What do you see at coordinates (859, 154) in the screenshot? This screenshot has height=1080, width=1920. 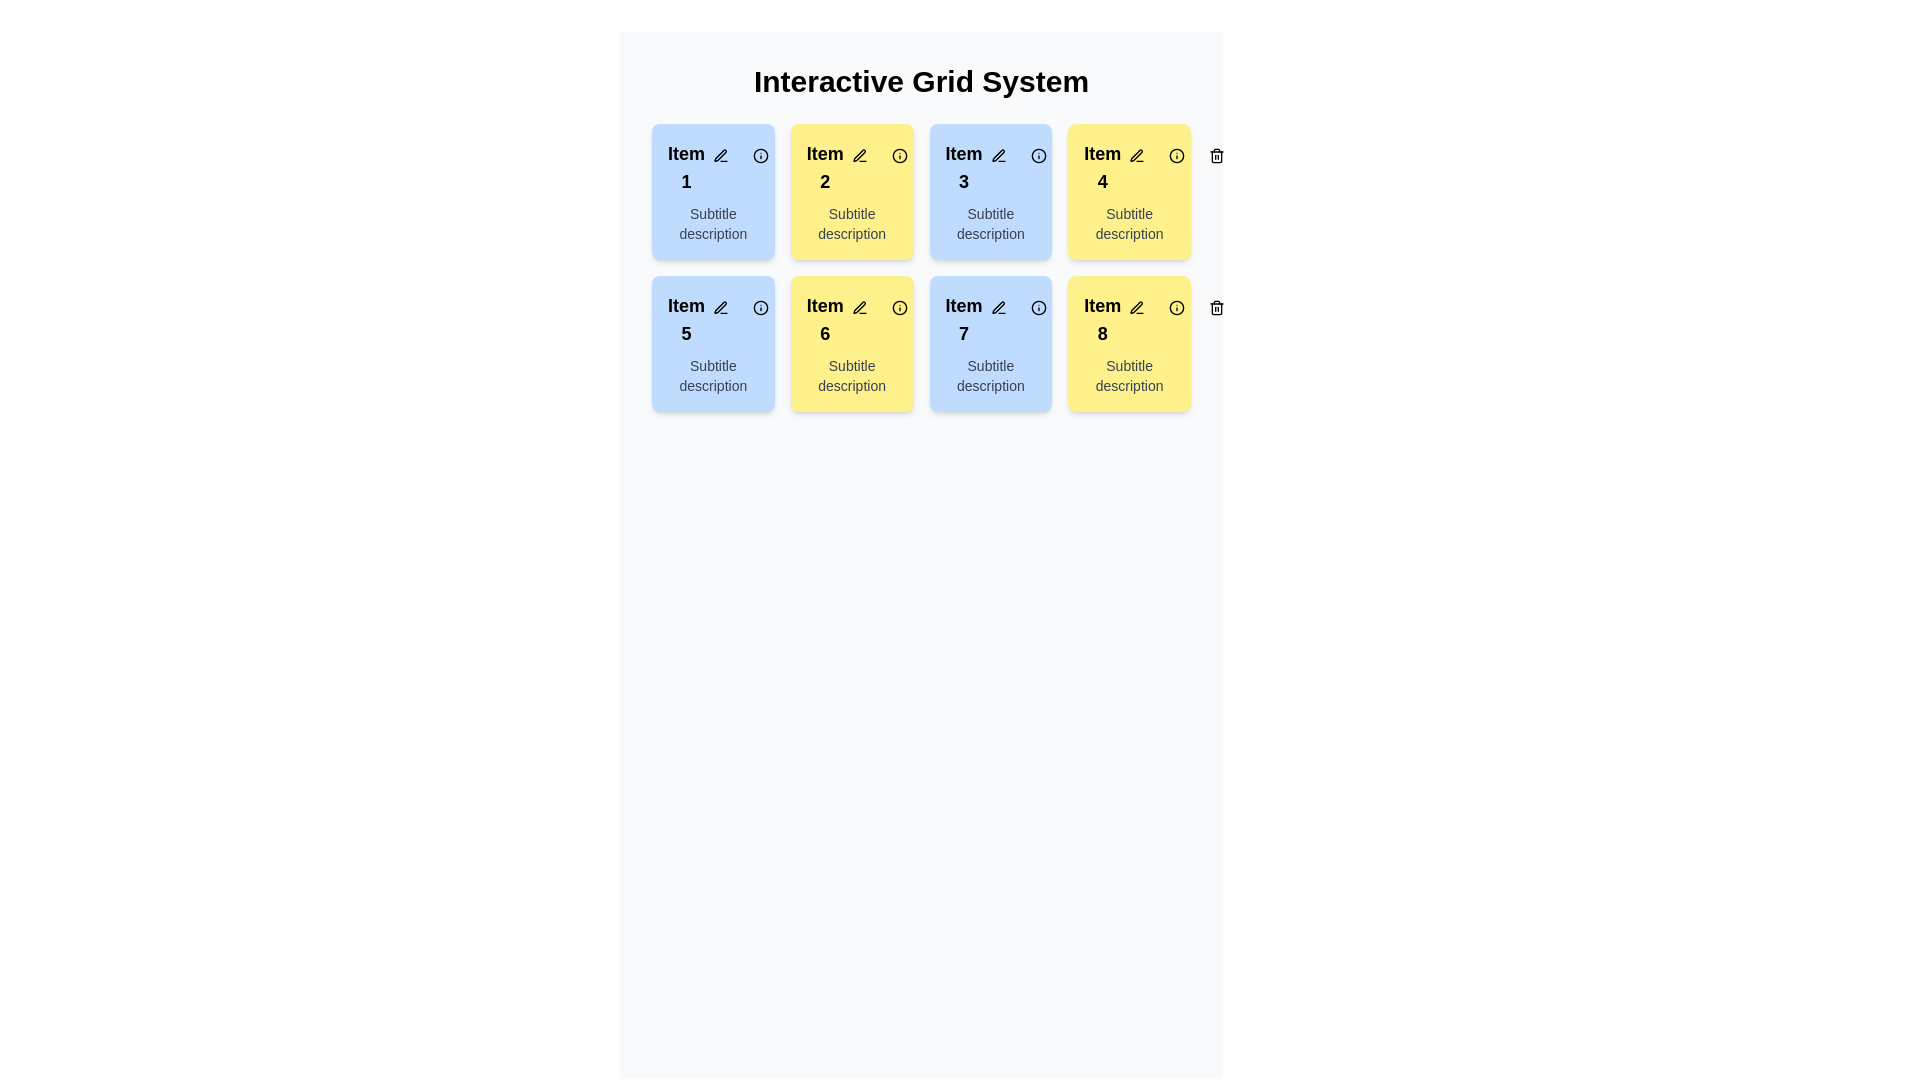 I see `the circular icon button featuring a pen symbol located in the top-right corner of the card labeled 'Item 2'` at bounding box center [859, 154].